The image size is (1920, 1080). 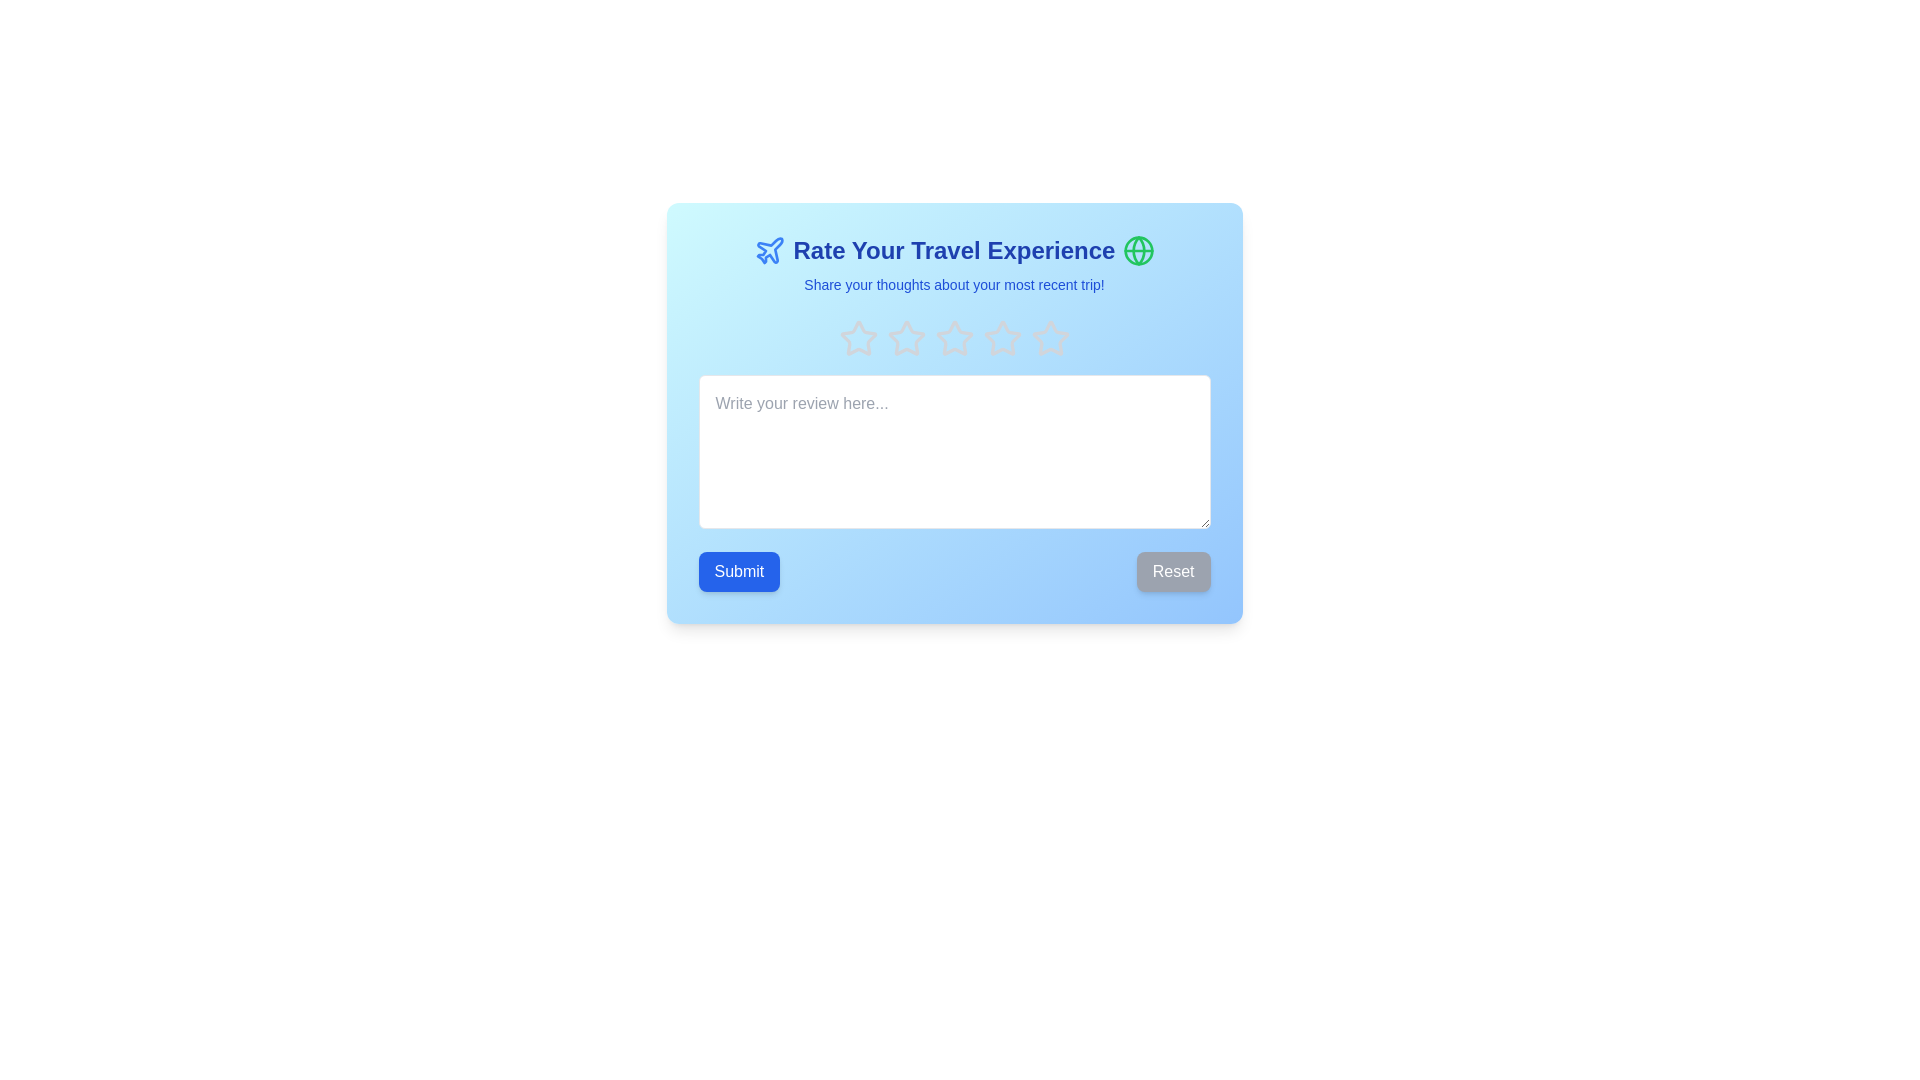 What do you see at coordinates (953, 338) in the screenshot?
I see `the individual star in the A rating system positioned at the top-center of the card, directly below the 'Rate Your Travel Experience' heading` at bounding box center [953, 338].